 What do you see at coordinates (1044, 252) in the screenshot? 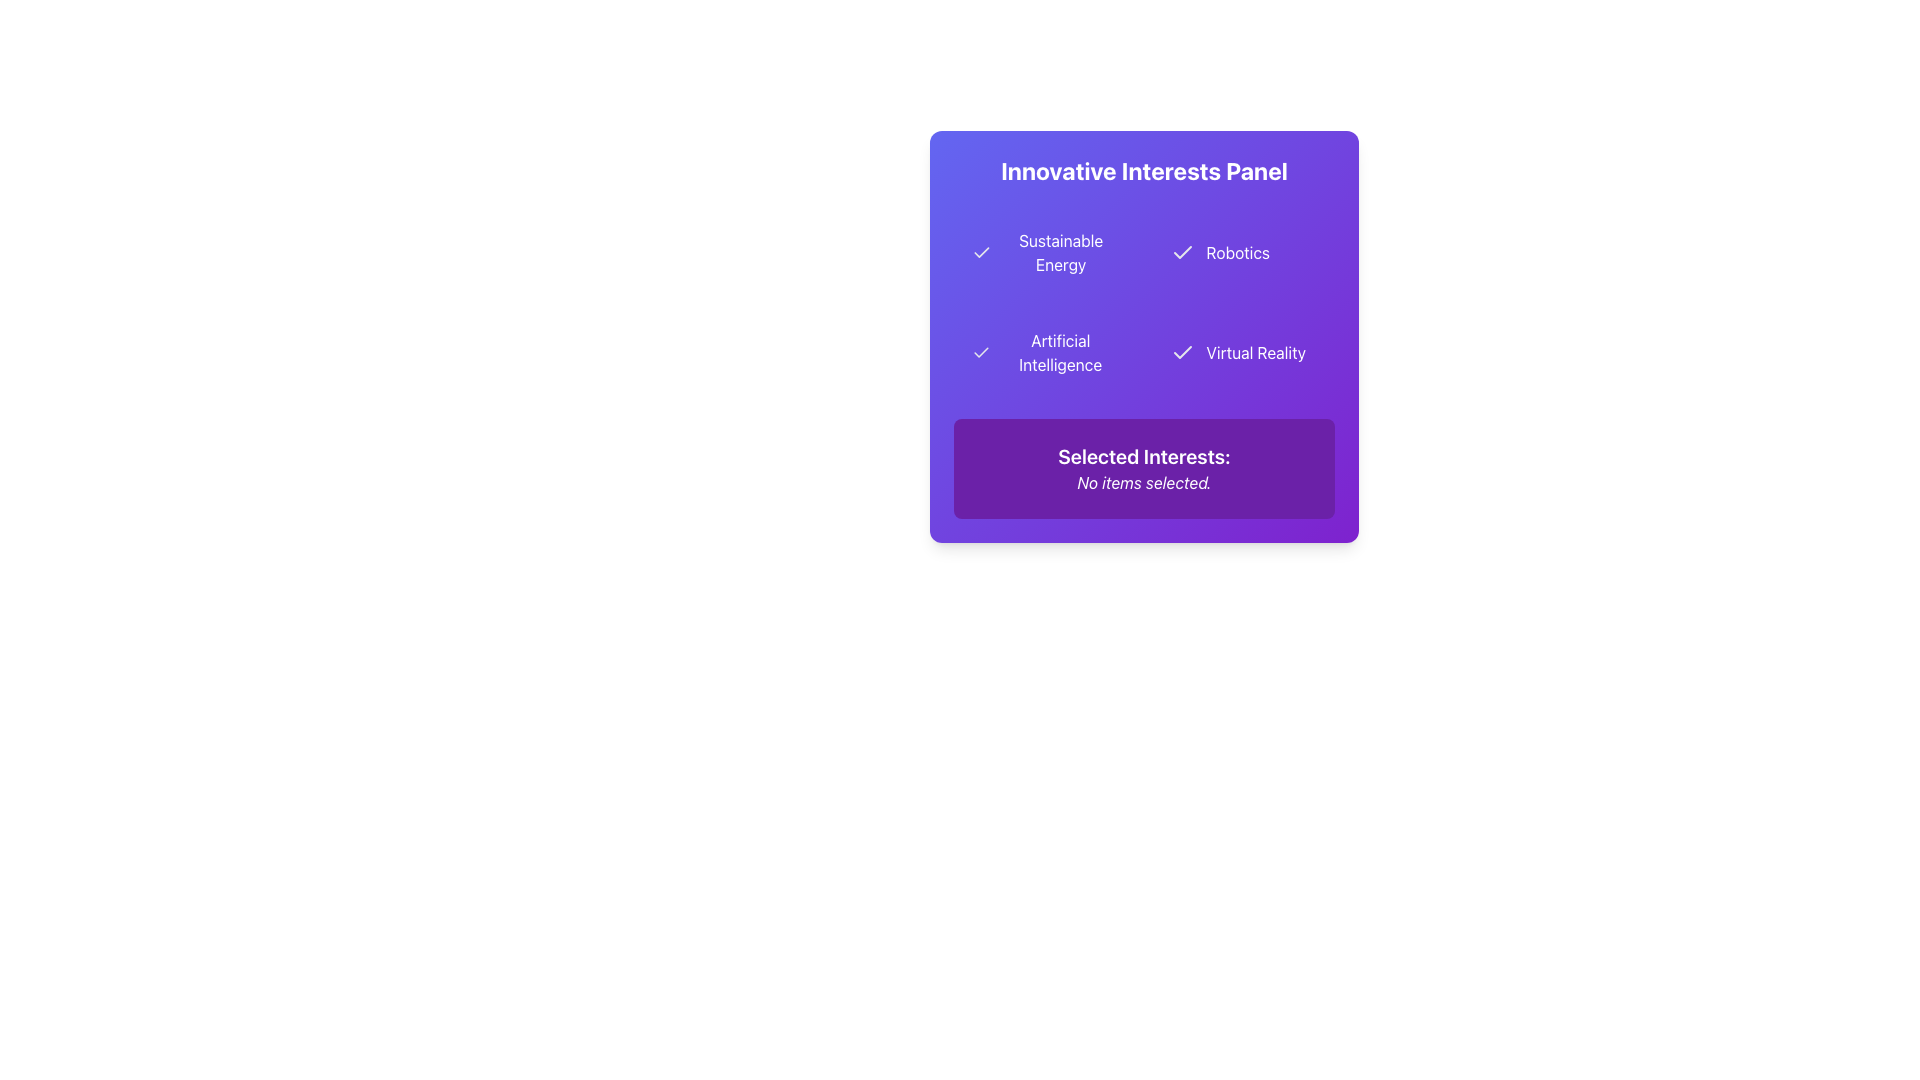
I see `the clickable selection box labeled 'Sustainable Energy'` at bounding box center [1044, 252].